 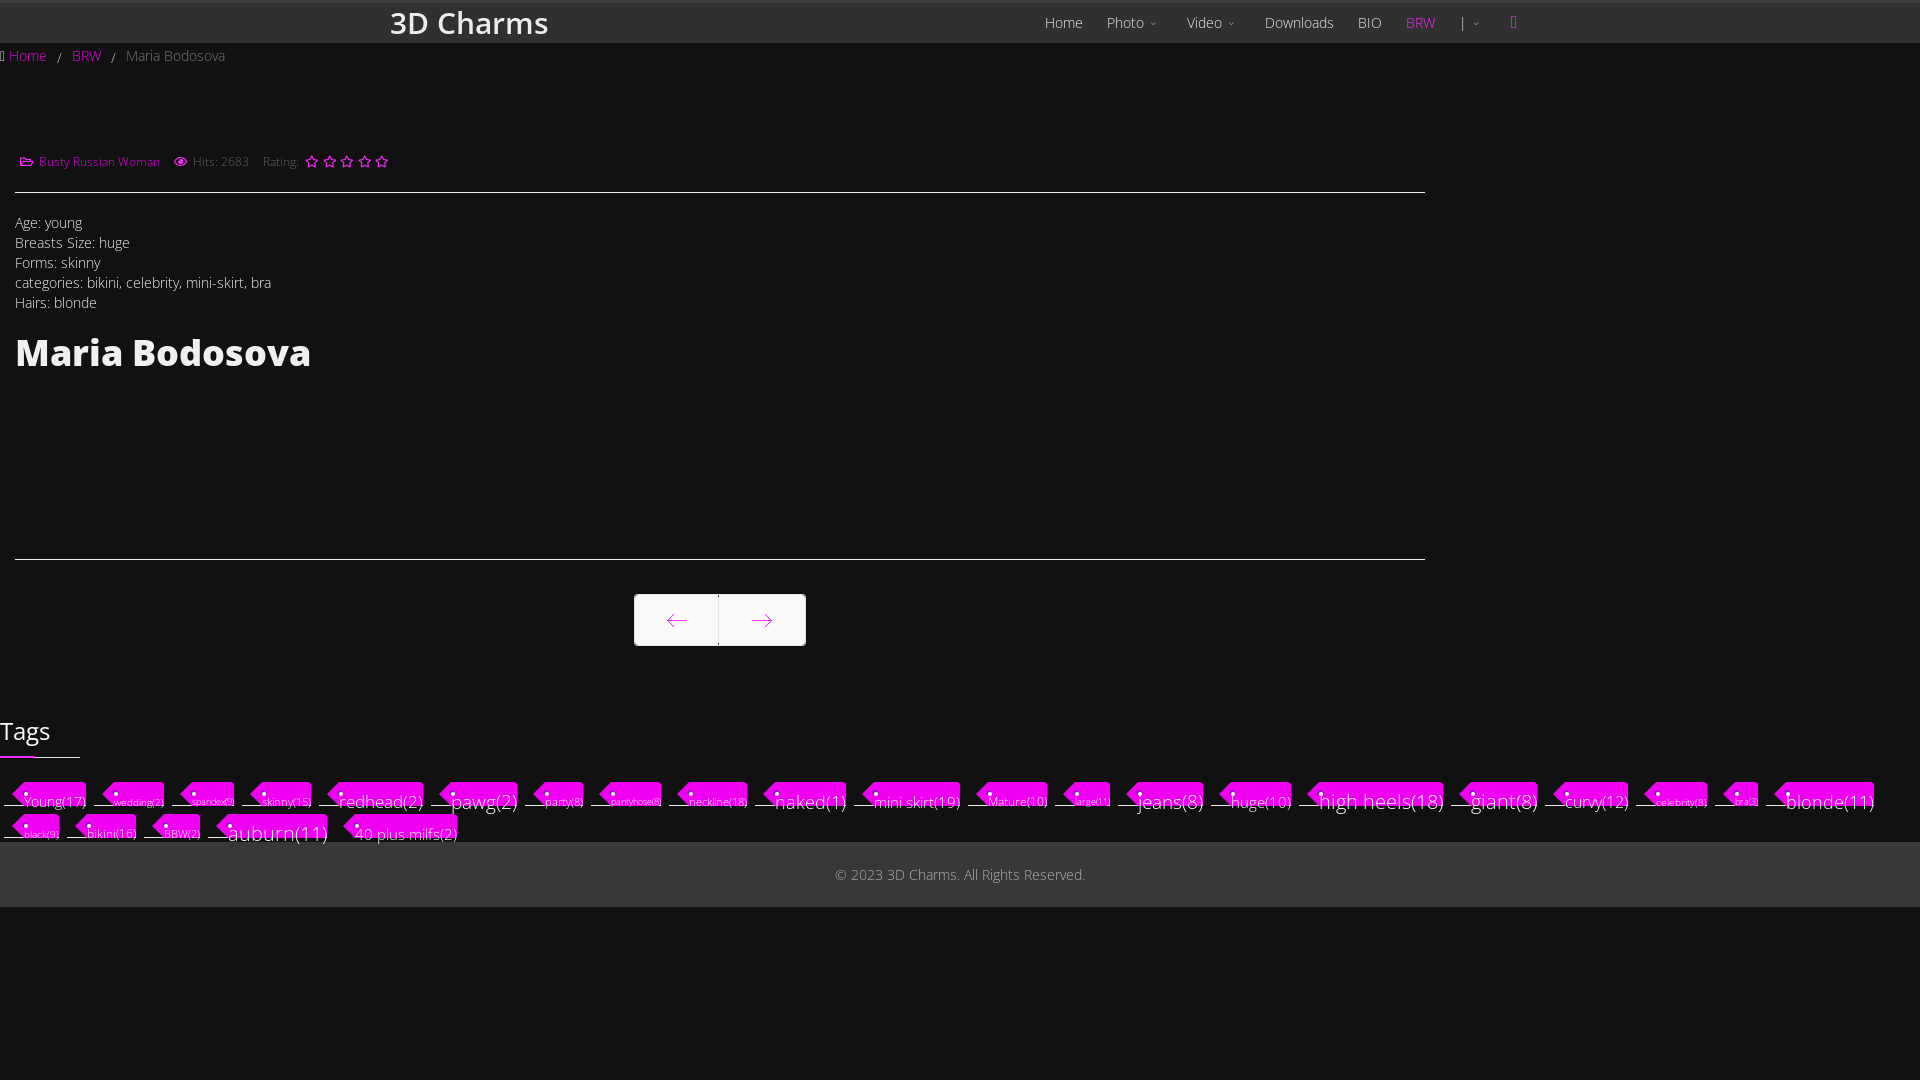 What do you see at coordinates (1213, 23) in the screenshot?
I see `'Video'` at bounding box center [1213, 23].